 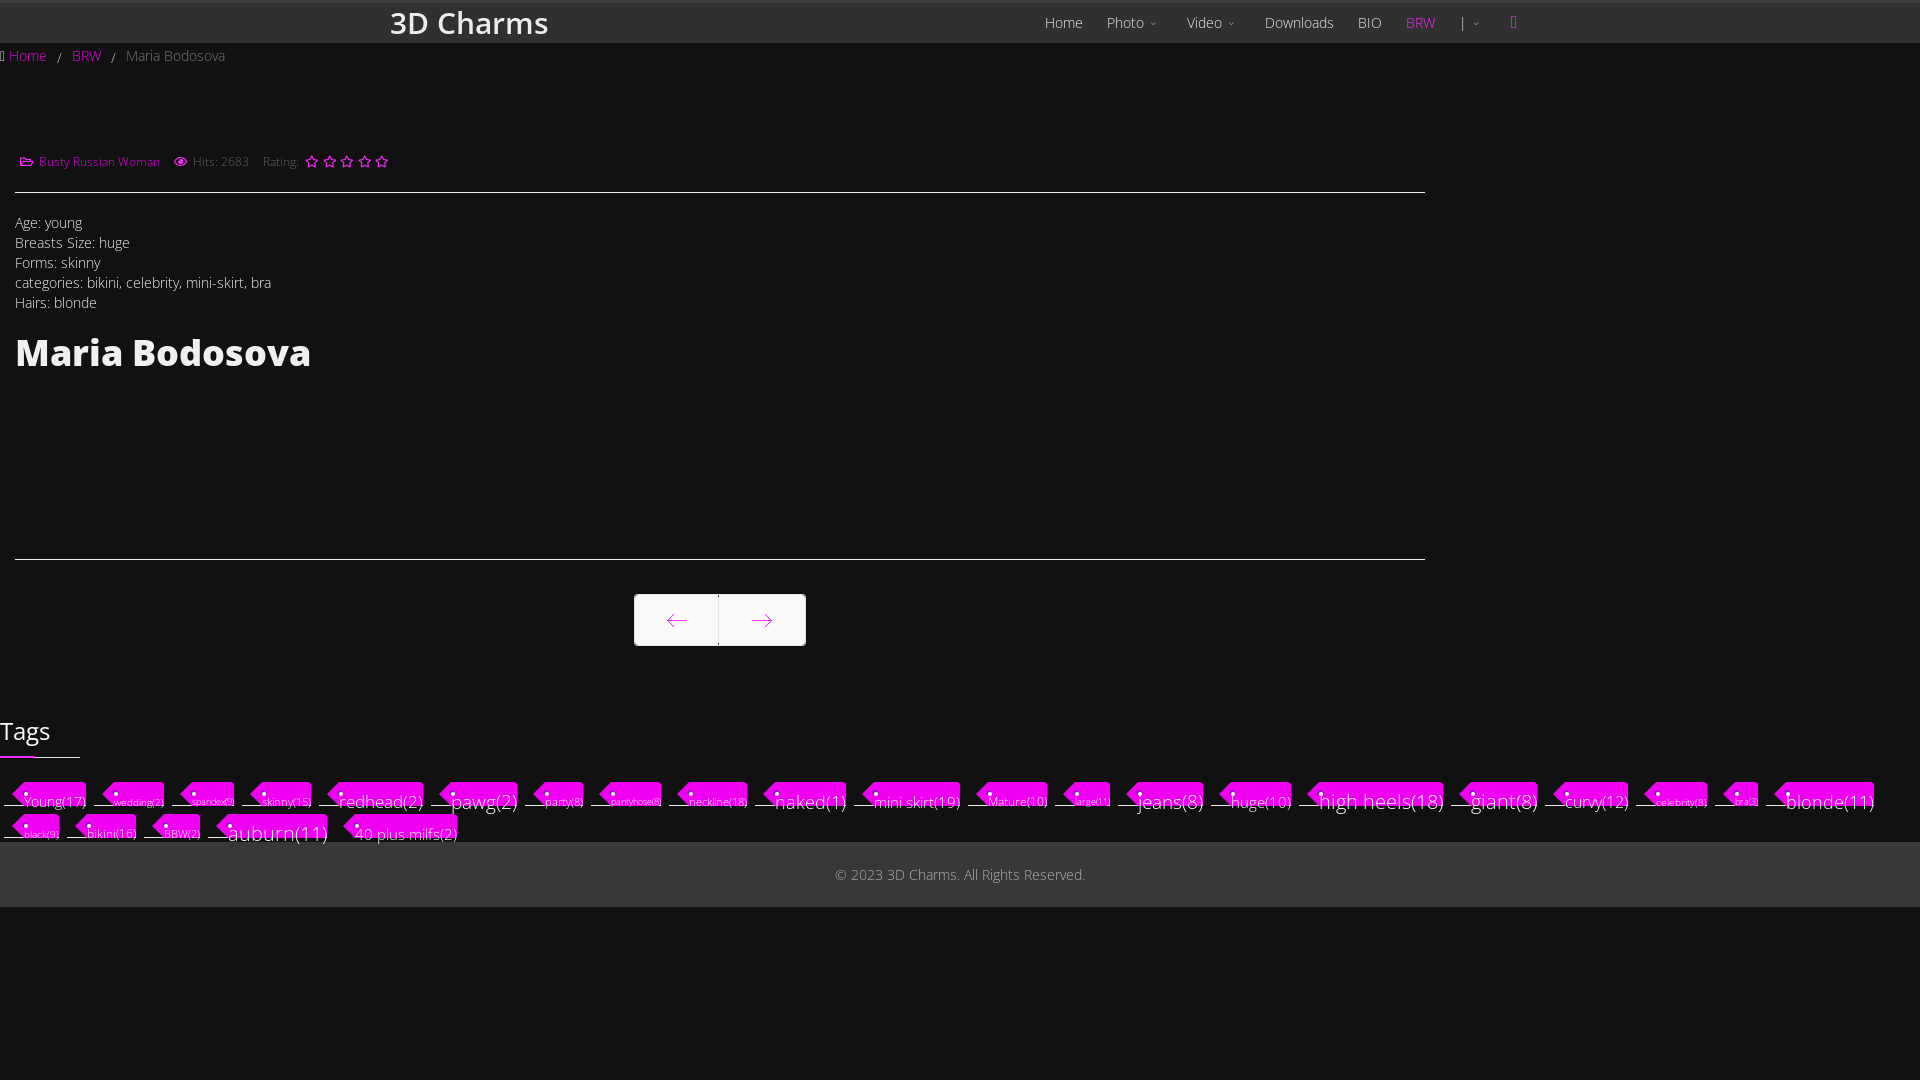 What do you see at coordinates (1213, 23) in the screenshot?
I see `'Video'` at bounding box center [1213, 23].